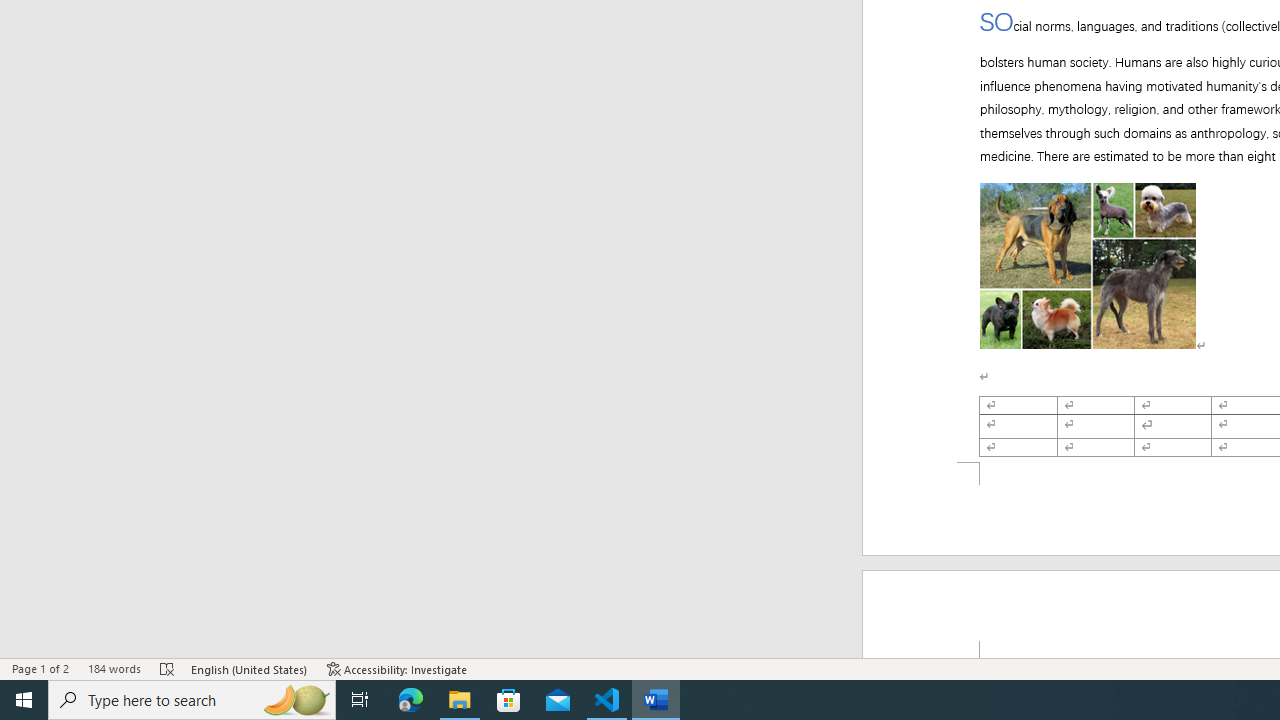 This screenshot has height=720, width=1280. I want to click on 'Microsoft Edge', so click(410, 698).